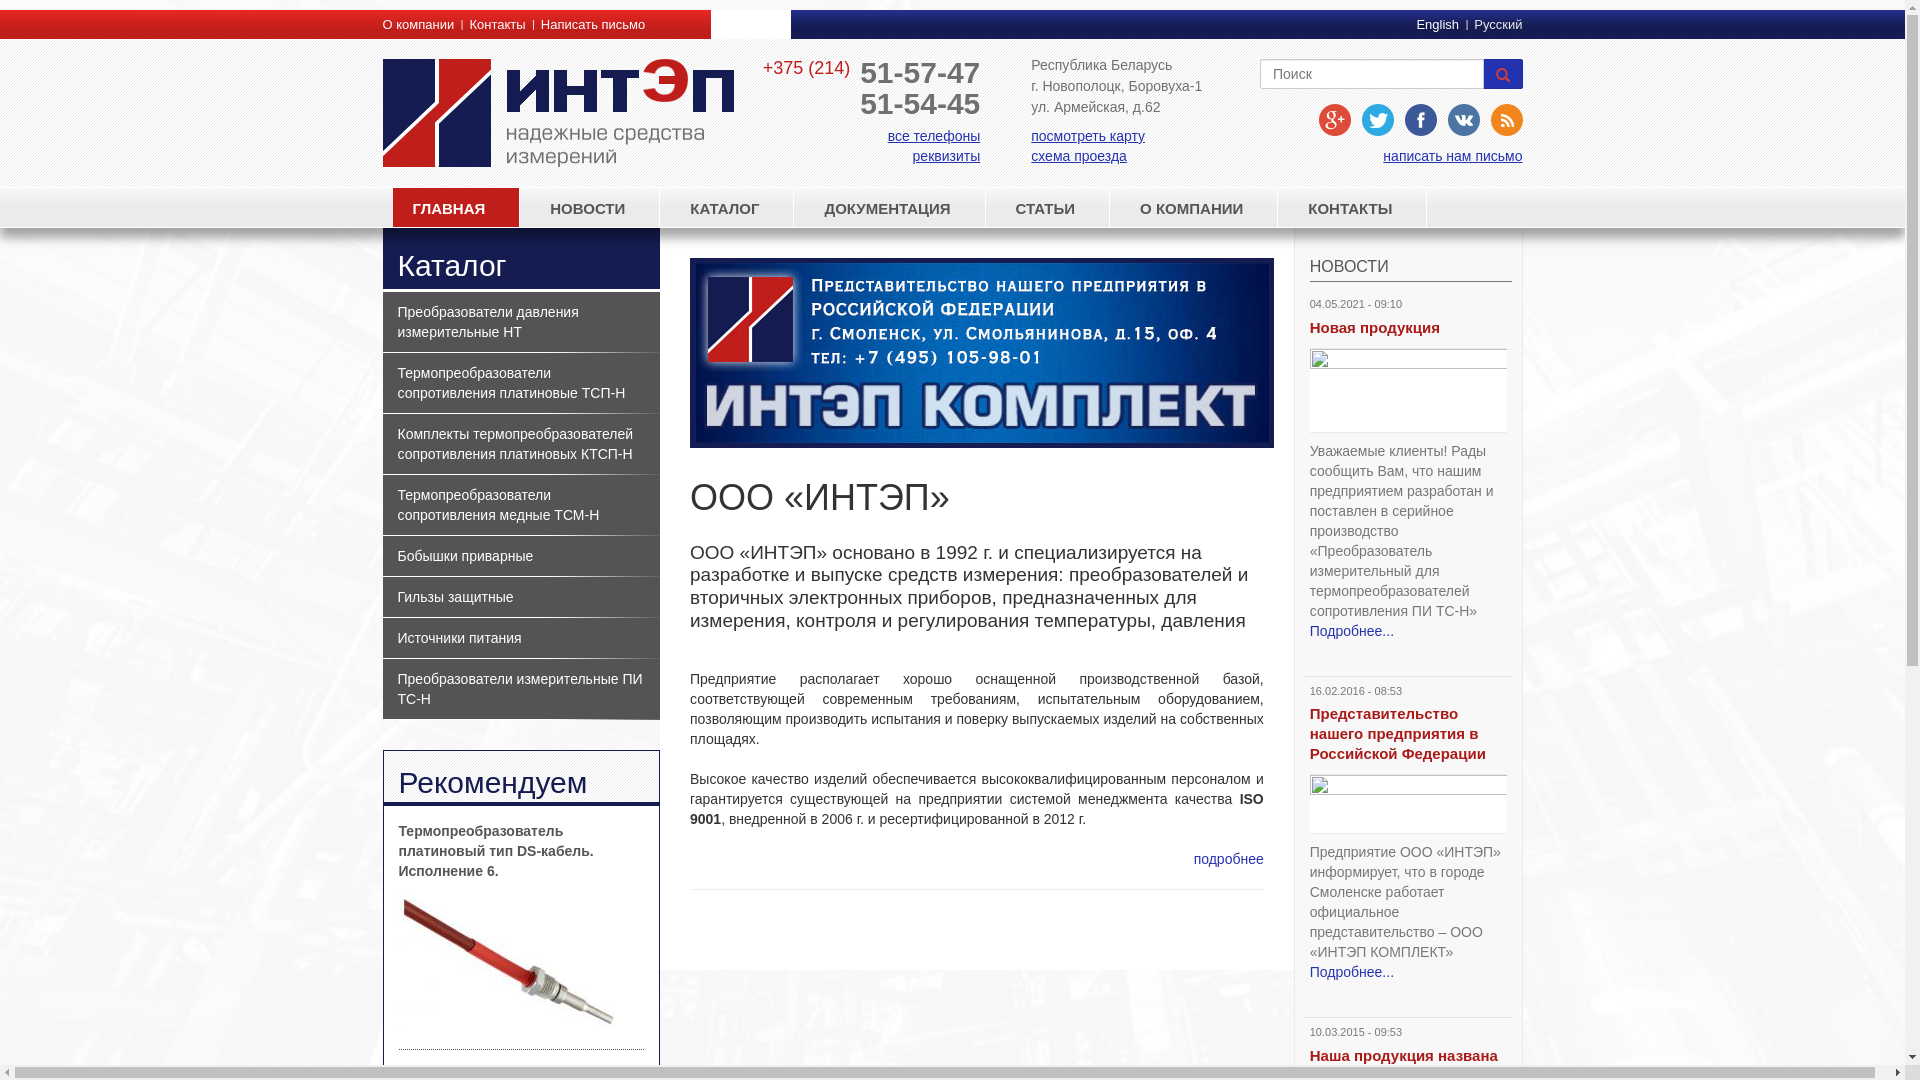 This screenshot has height=1080, width=1920. Describe the element at coordinates (1415, 24) in the screenshot. I see `'English'` at that location.